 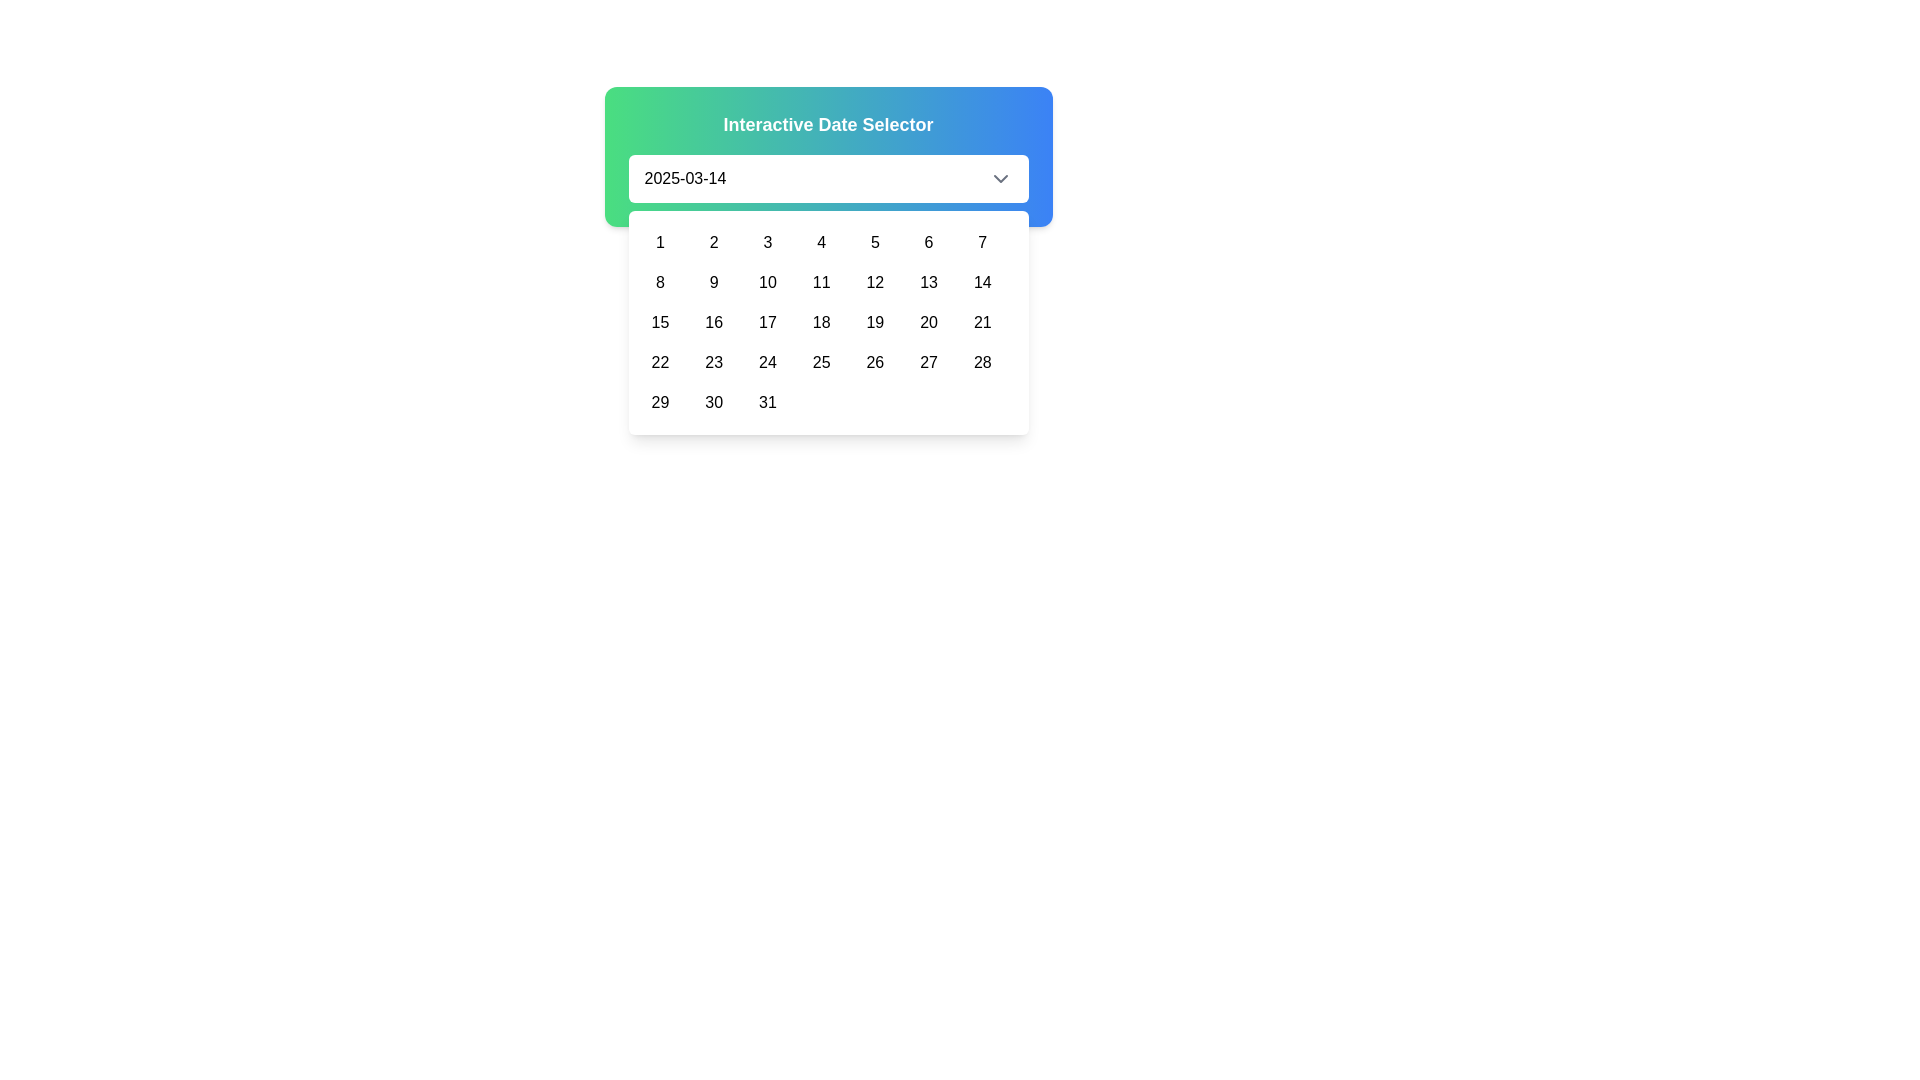 I want to click on the button representing the 25th day of the month in the interactive calendar component, so click(x=821, y=362).